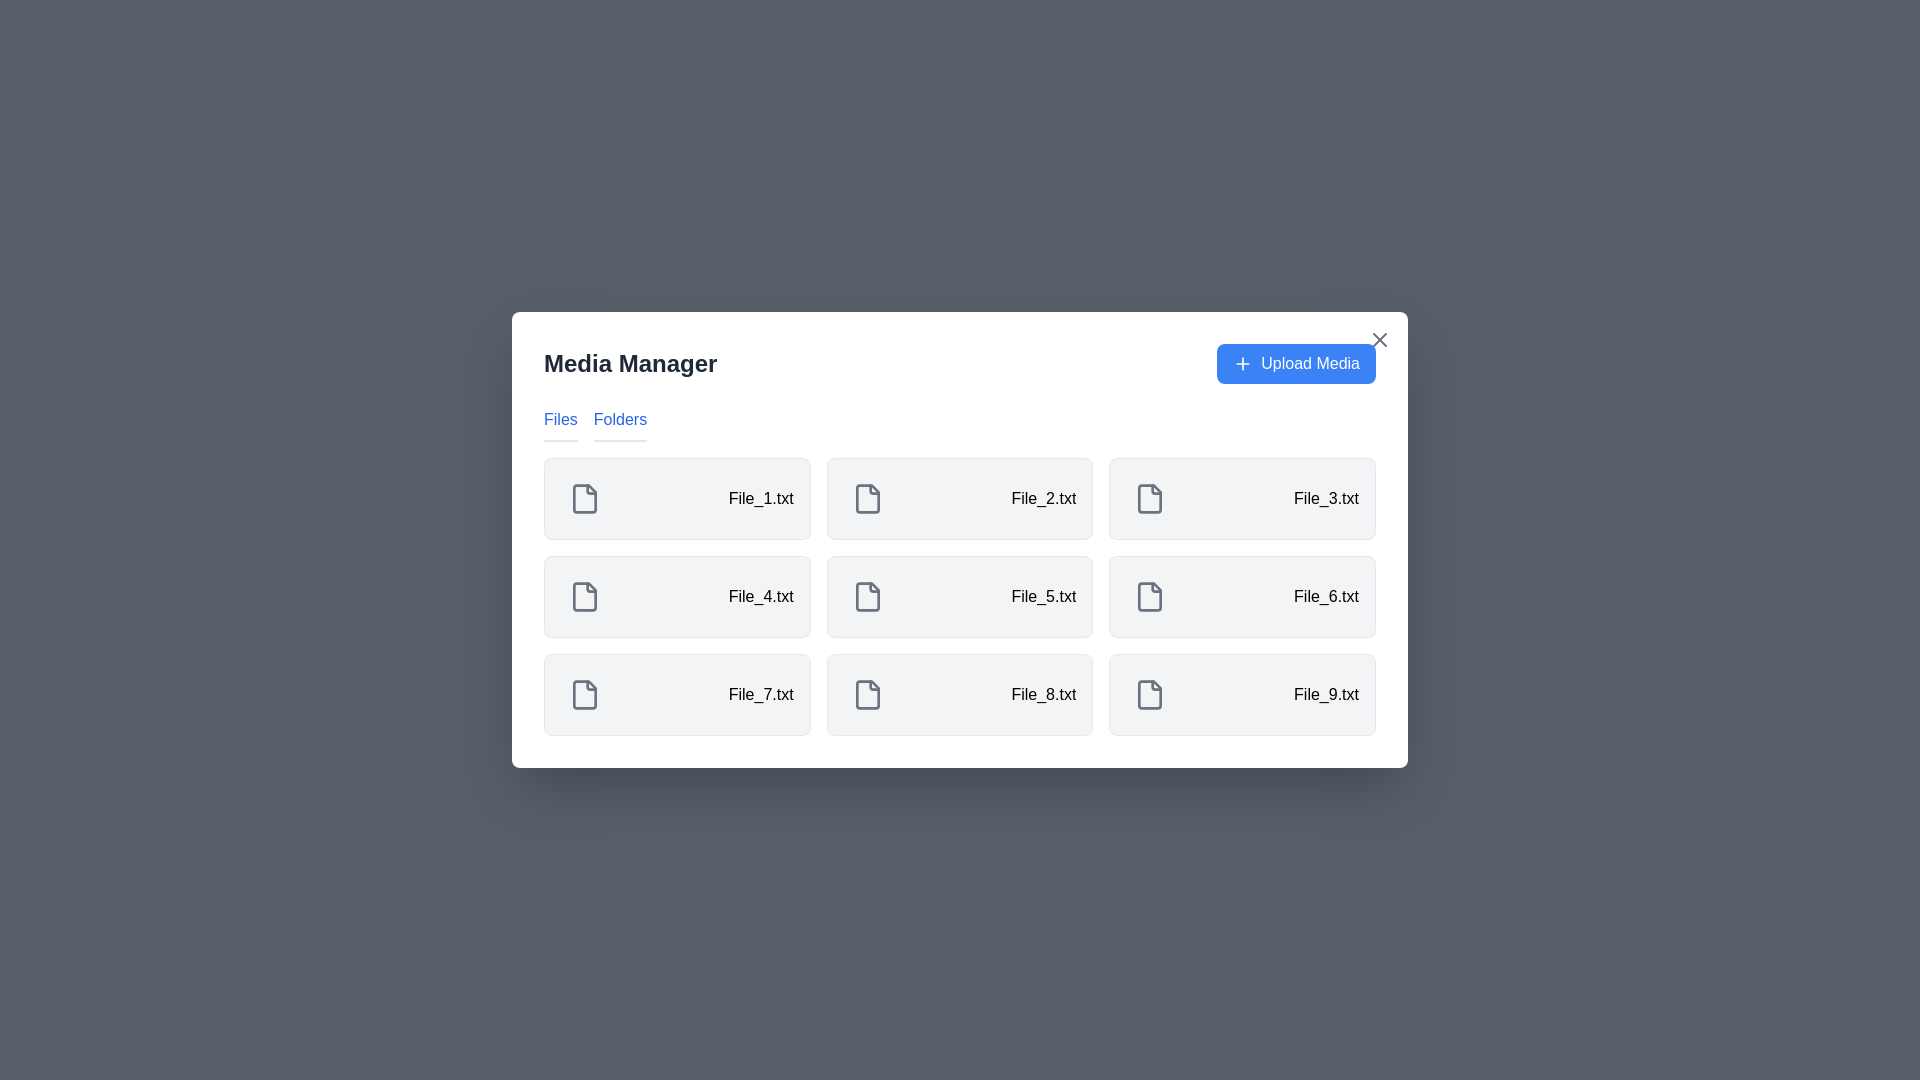 This screenshot has width=1920, height=1080. What do you see at coordinates (584, 497) in the screenshot?
I see `the file icon representing 'File_1.txt'` at bounding box center [584, 497].